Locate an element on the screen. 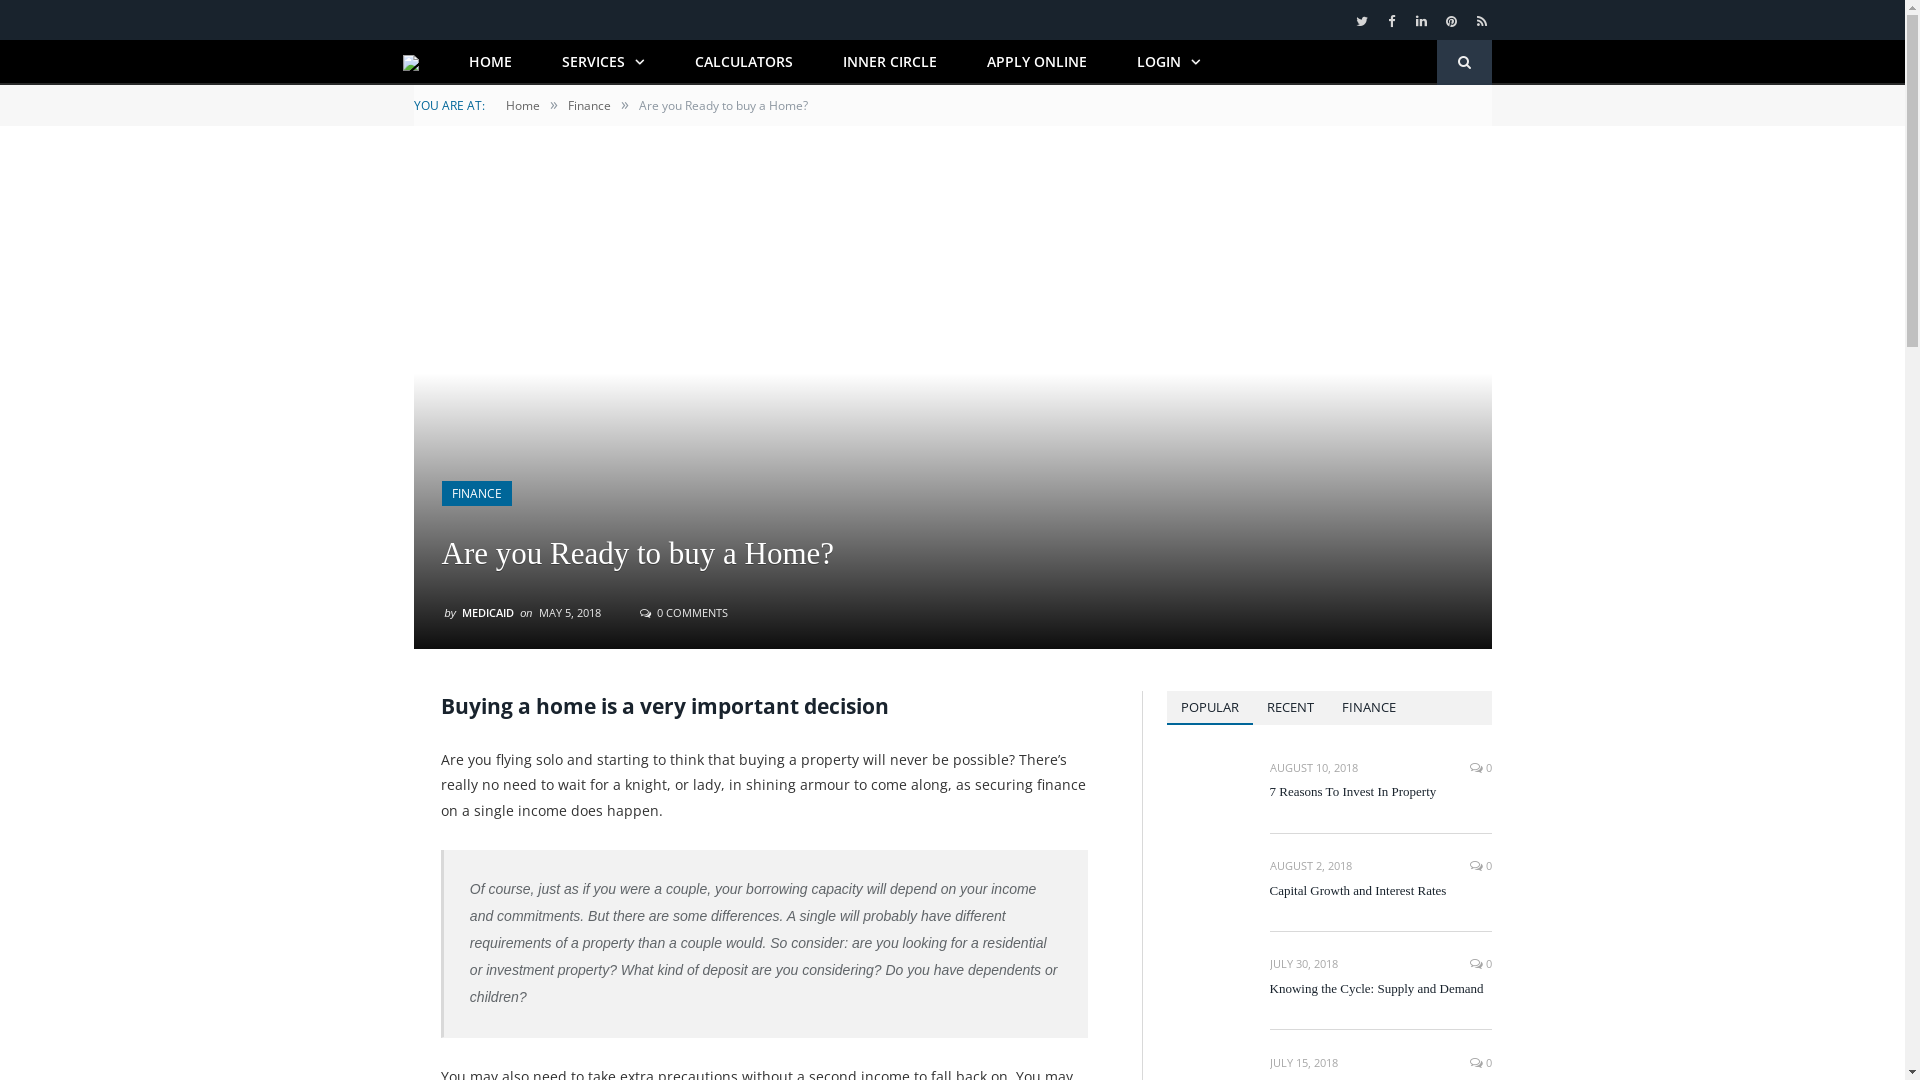 This screenshot has width=1920, height=1080. 'Home' is located at coordinates (523, 105).